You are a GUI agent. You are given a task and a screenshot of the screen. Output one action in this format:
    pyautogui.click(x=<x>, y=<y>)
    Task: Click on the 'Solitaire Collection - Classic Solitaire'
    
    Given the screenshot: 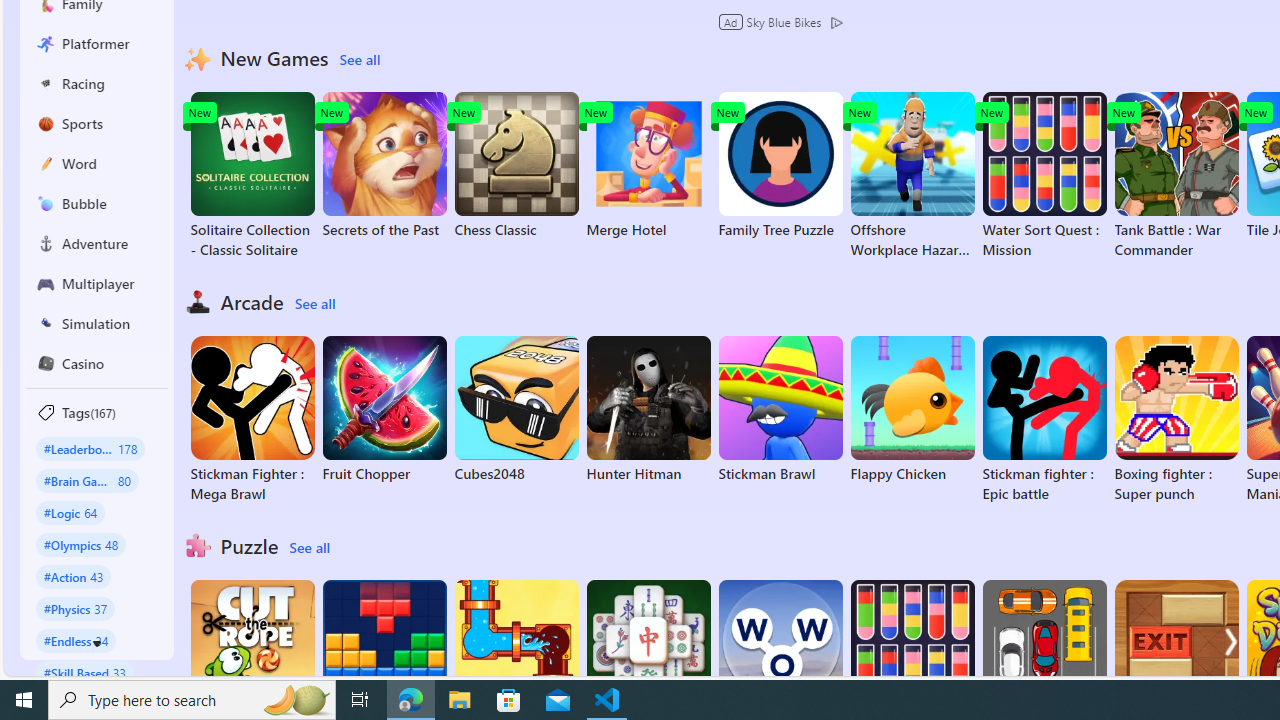 What is the action you would take?
    pyautogui.click(x=251, y=175)
    